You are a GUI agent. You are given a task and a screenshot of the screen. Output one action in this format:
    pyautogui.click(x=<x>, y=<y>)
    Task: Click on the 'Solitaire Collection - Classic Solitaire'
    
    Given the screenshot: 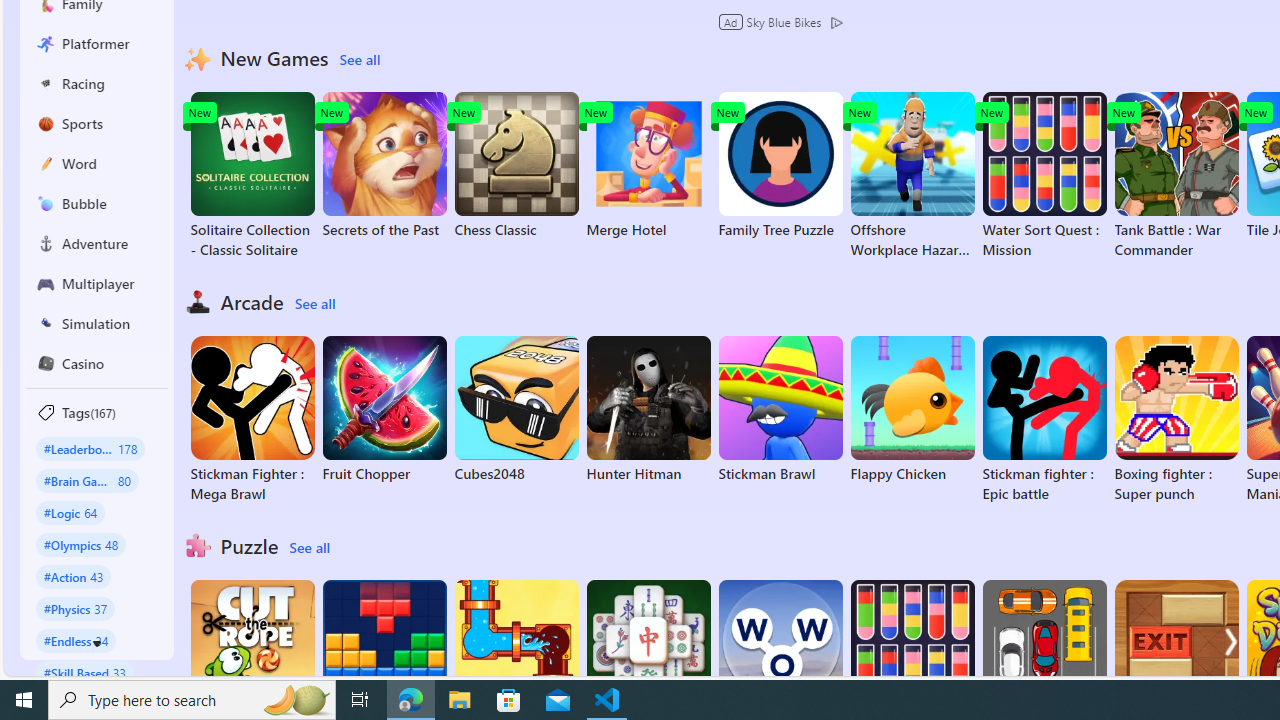 What is the action you would take?
    pyautogui.click(x=251, y=175)
    